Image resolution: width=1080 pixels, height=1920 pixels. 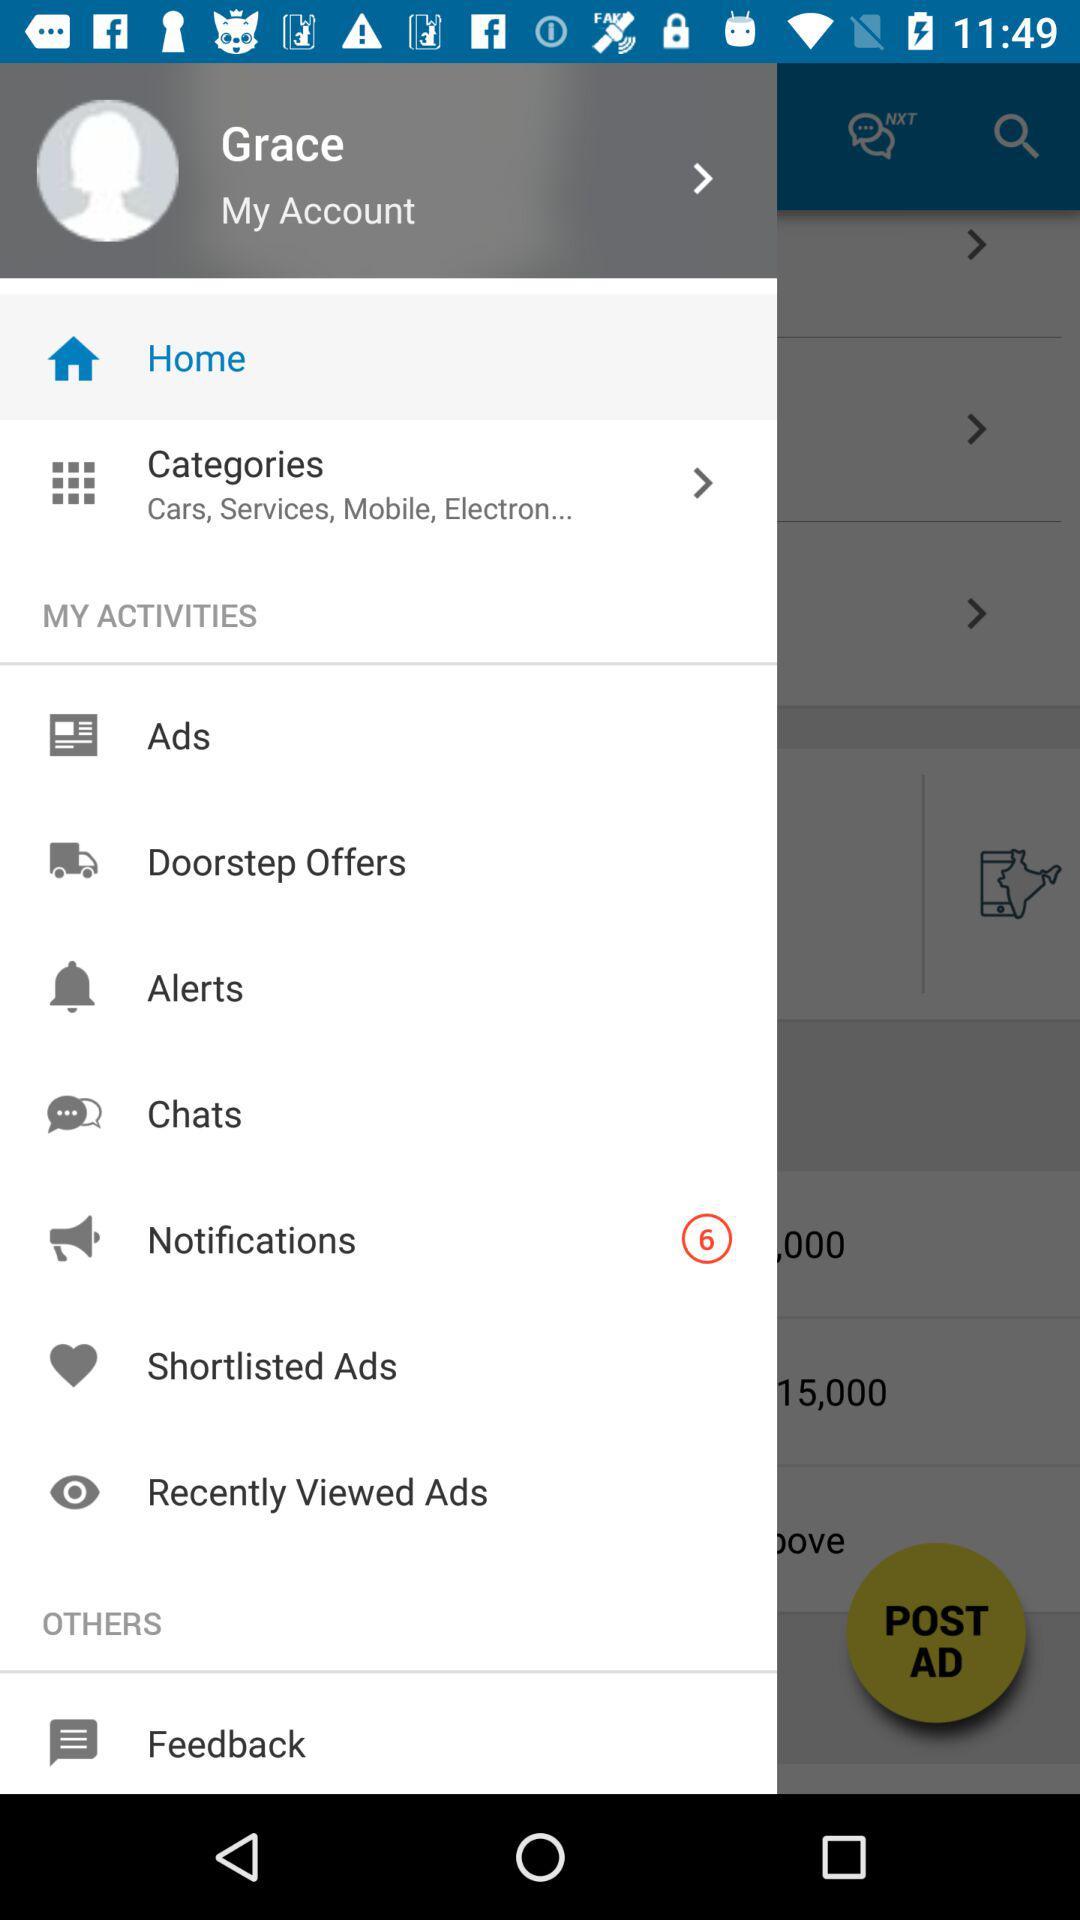 I want to click on the icon which is left side of the doorstep offers, so click(x=72, y=861).